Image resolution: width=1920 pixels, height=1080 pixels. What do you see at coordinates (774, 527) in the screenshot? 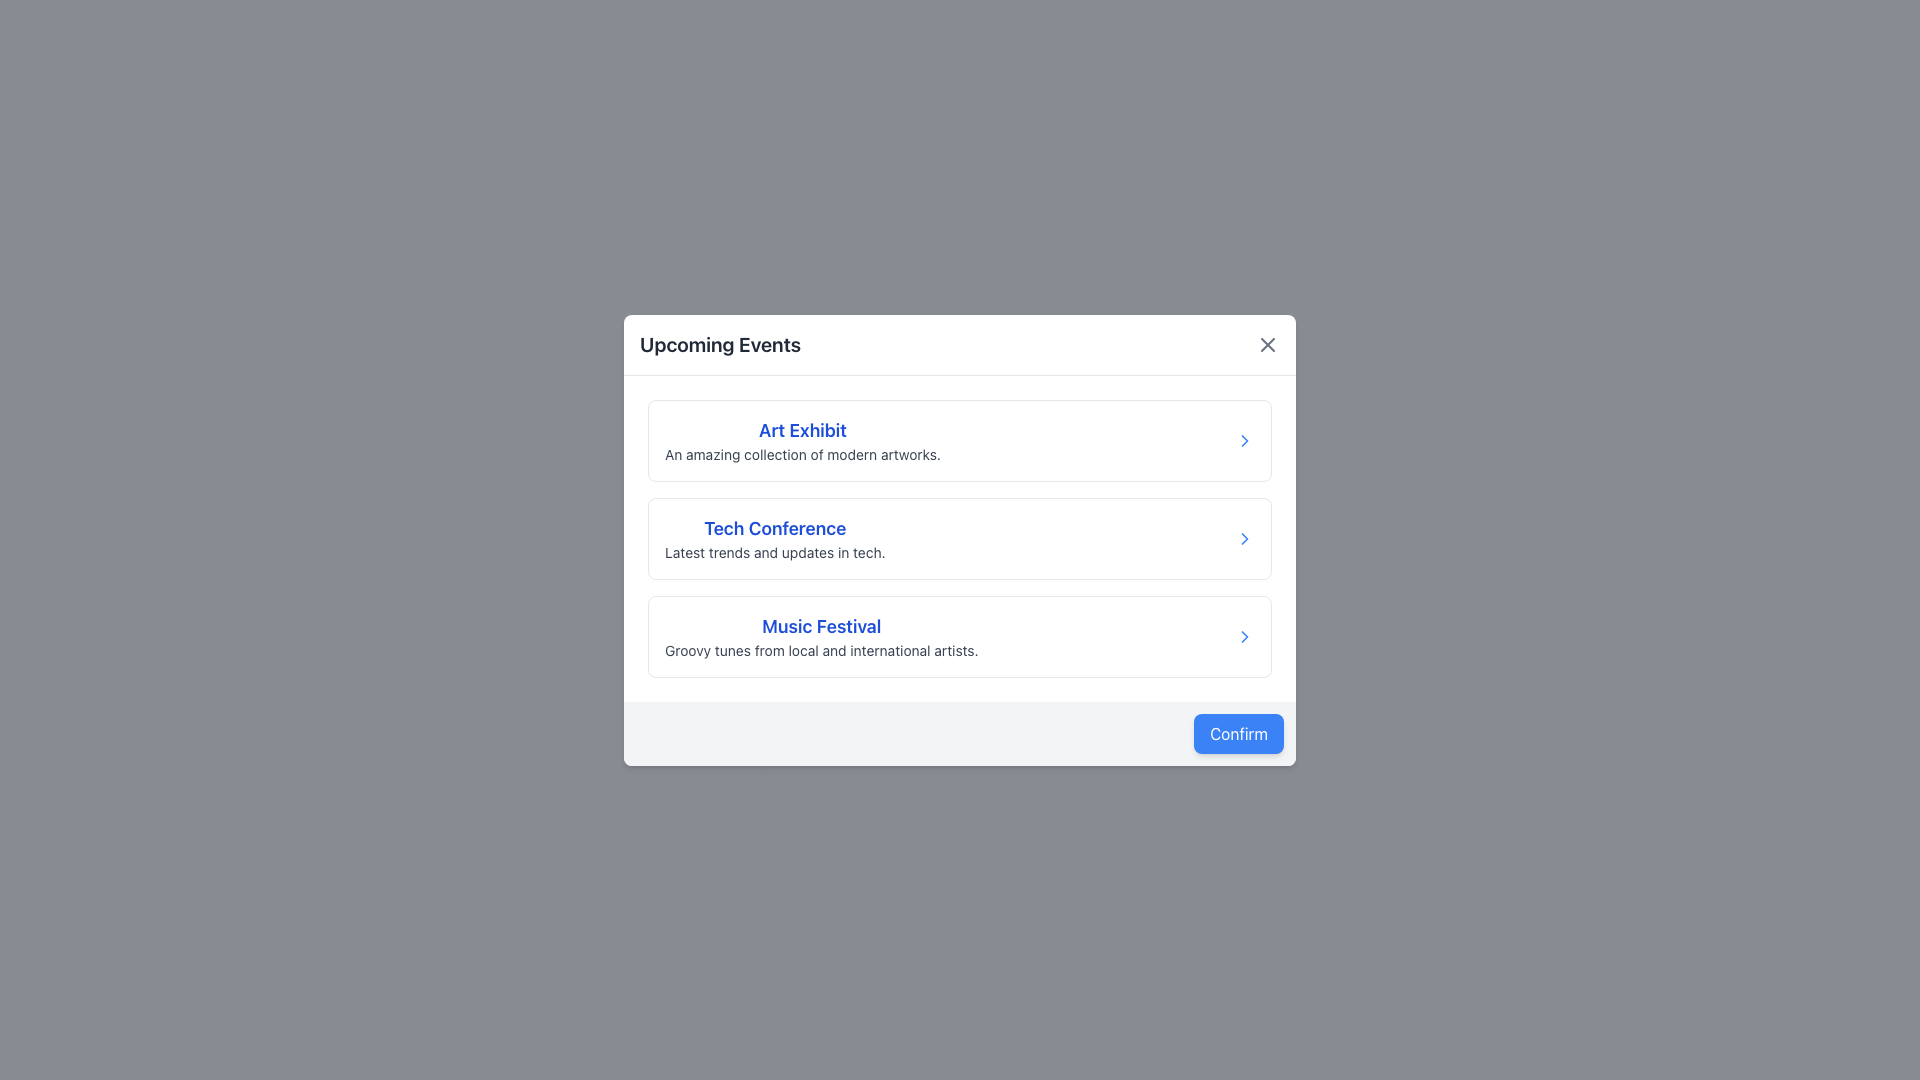
I see `the 'Tech Conference' text label` at bounding box center [774, 527].